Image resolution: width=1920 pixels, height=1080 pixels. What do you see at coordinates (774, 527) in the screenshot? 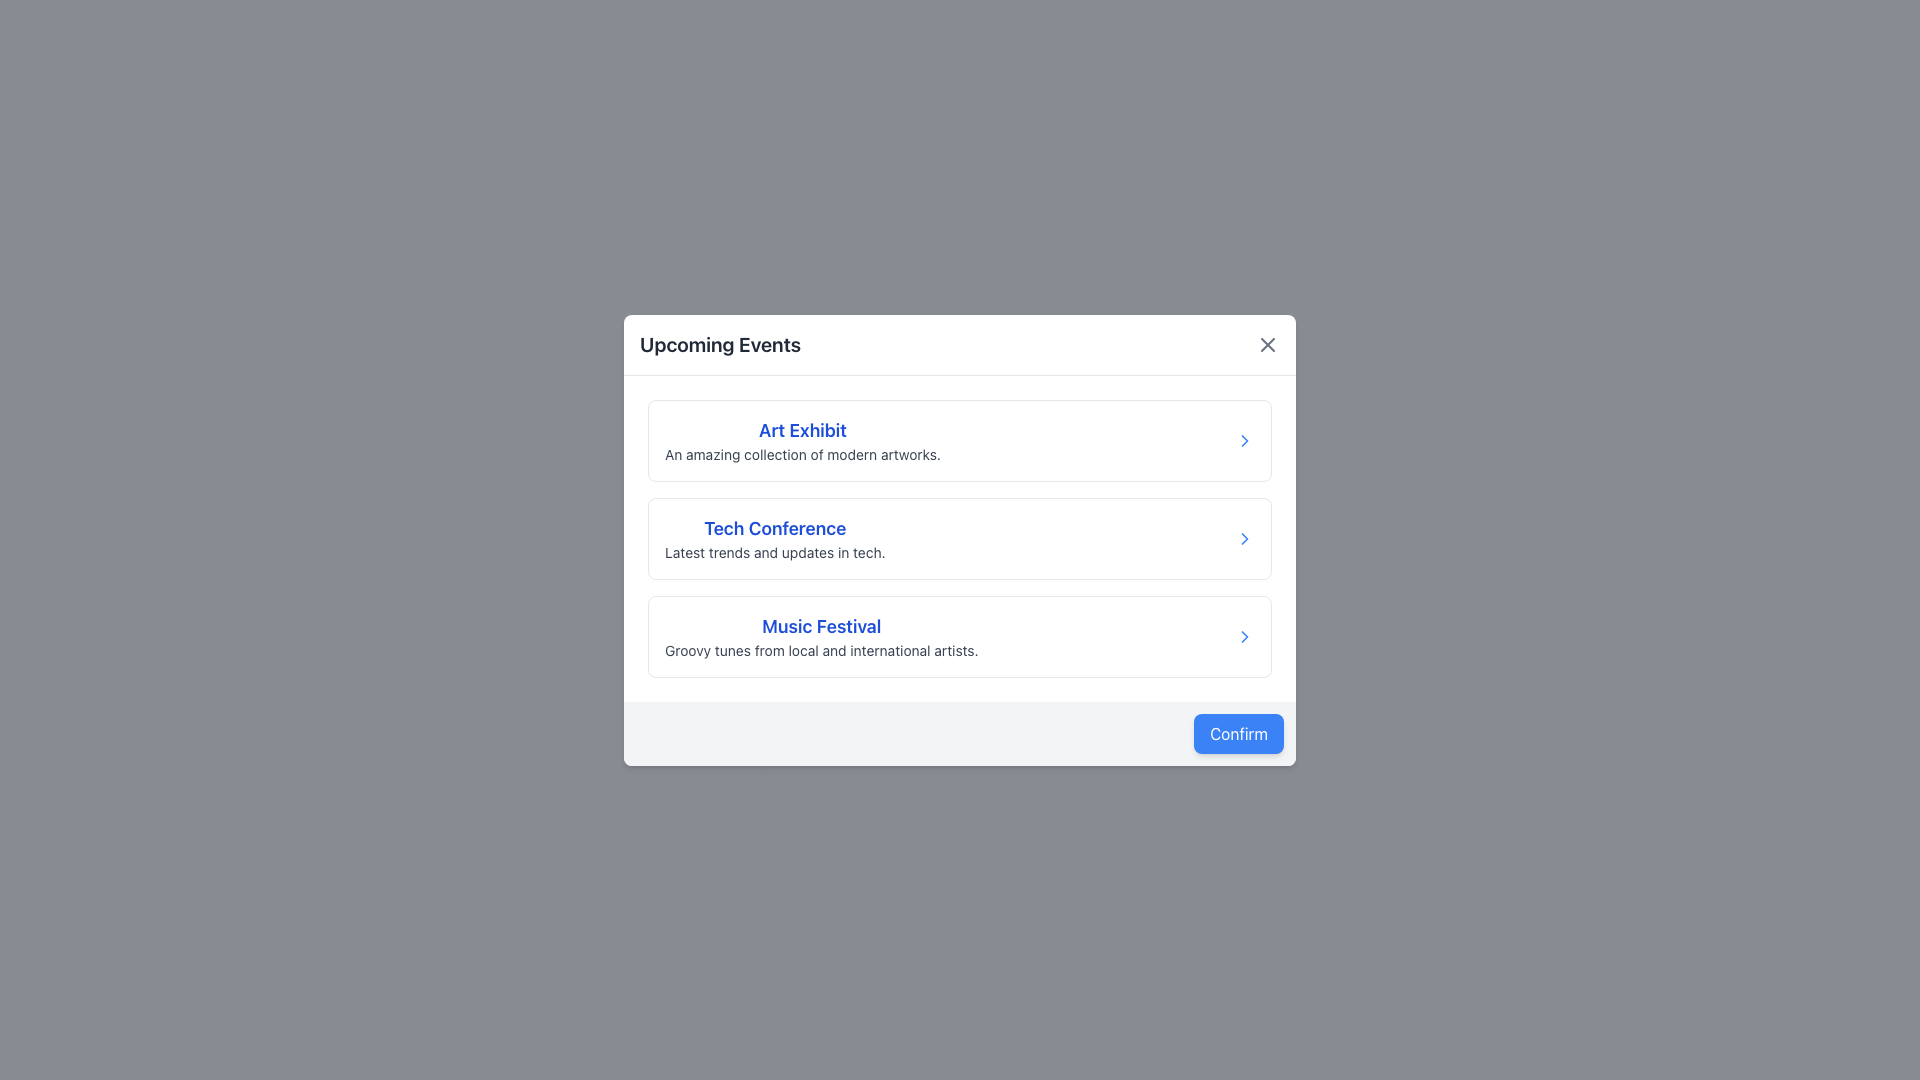
I see `the 'Tech Conference' text label` at bounding box center [774, 527].